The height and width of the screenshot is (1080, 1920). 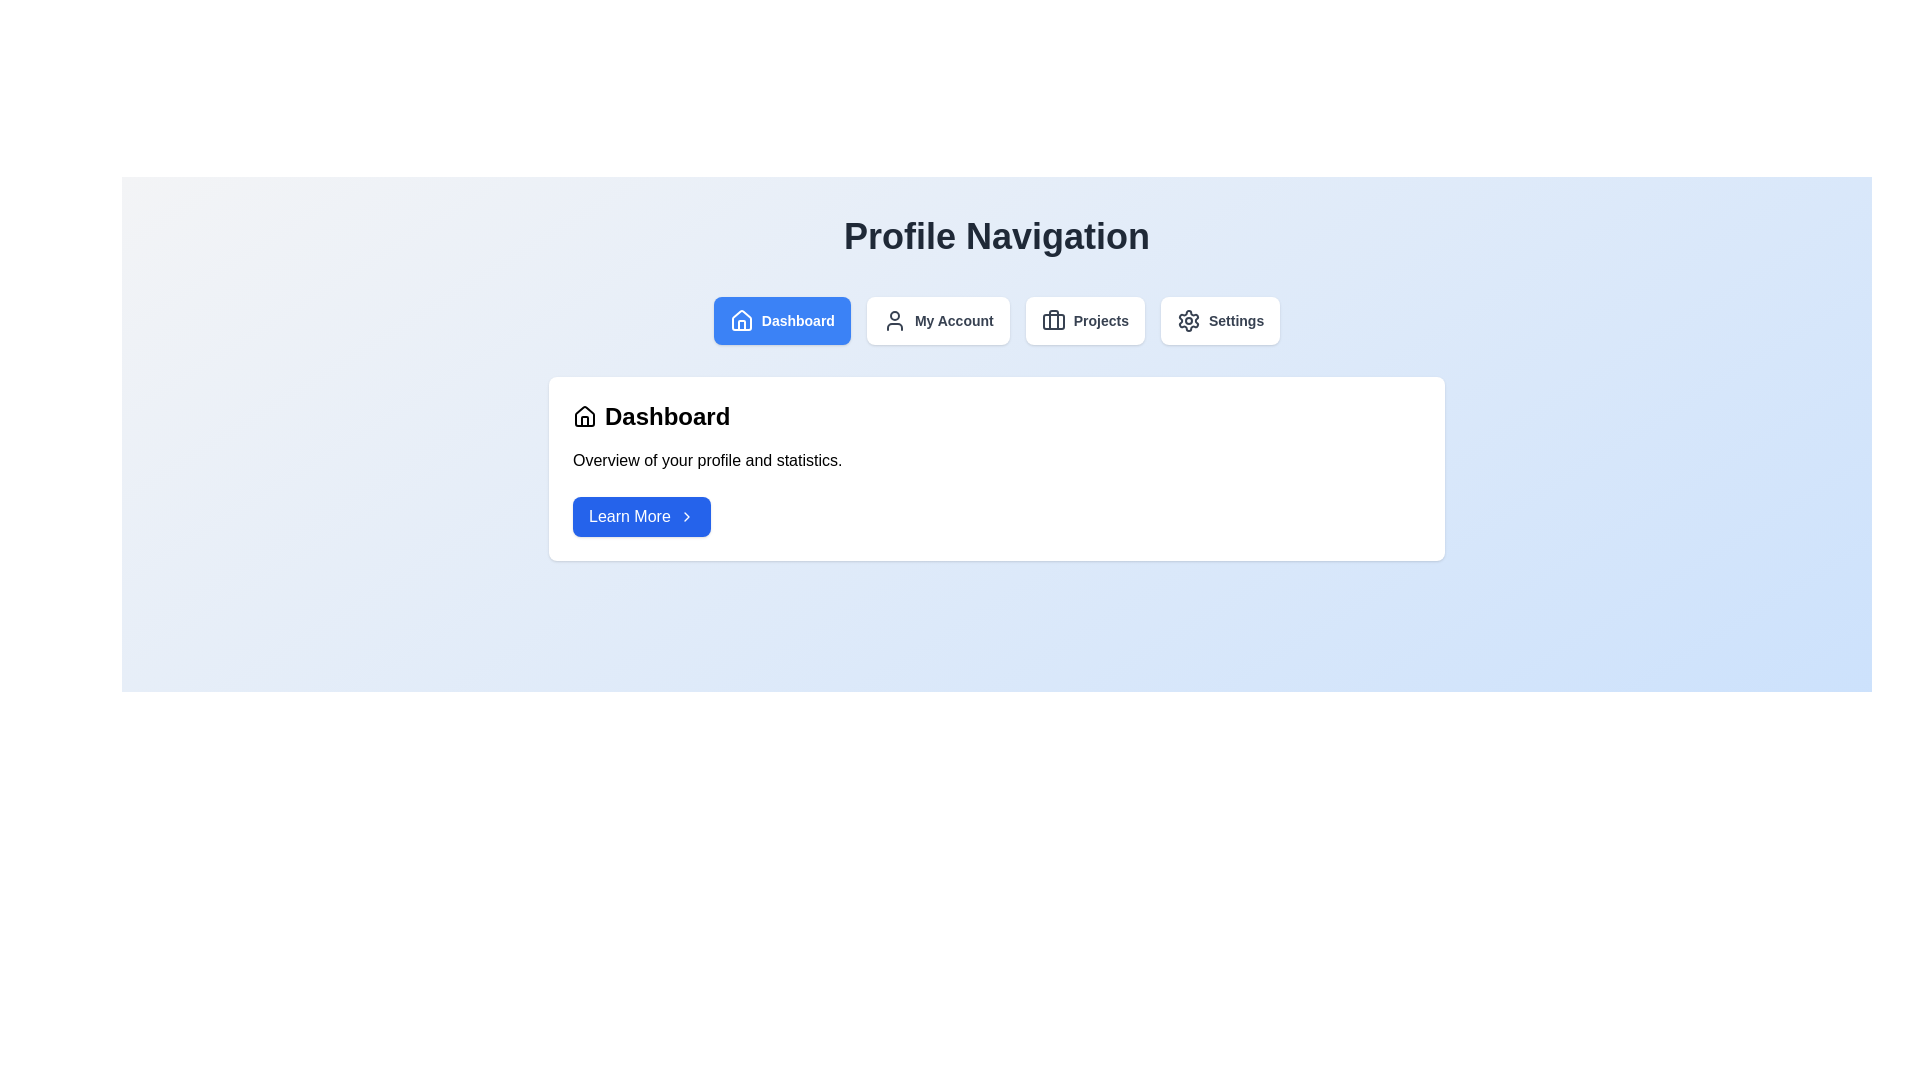 What do you see at coordinates (667, 415) in the screenshot?
I see `the bold 'Dashboard' heading text, which is located in the upper section of a white card layout, adjacent to a house-shaped icon` at bounding box center [667, 415].